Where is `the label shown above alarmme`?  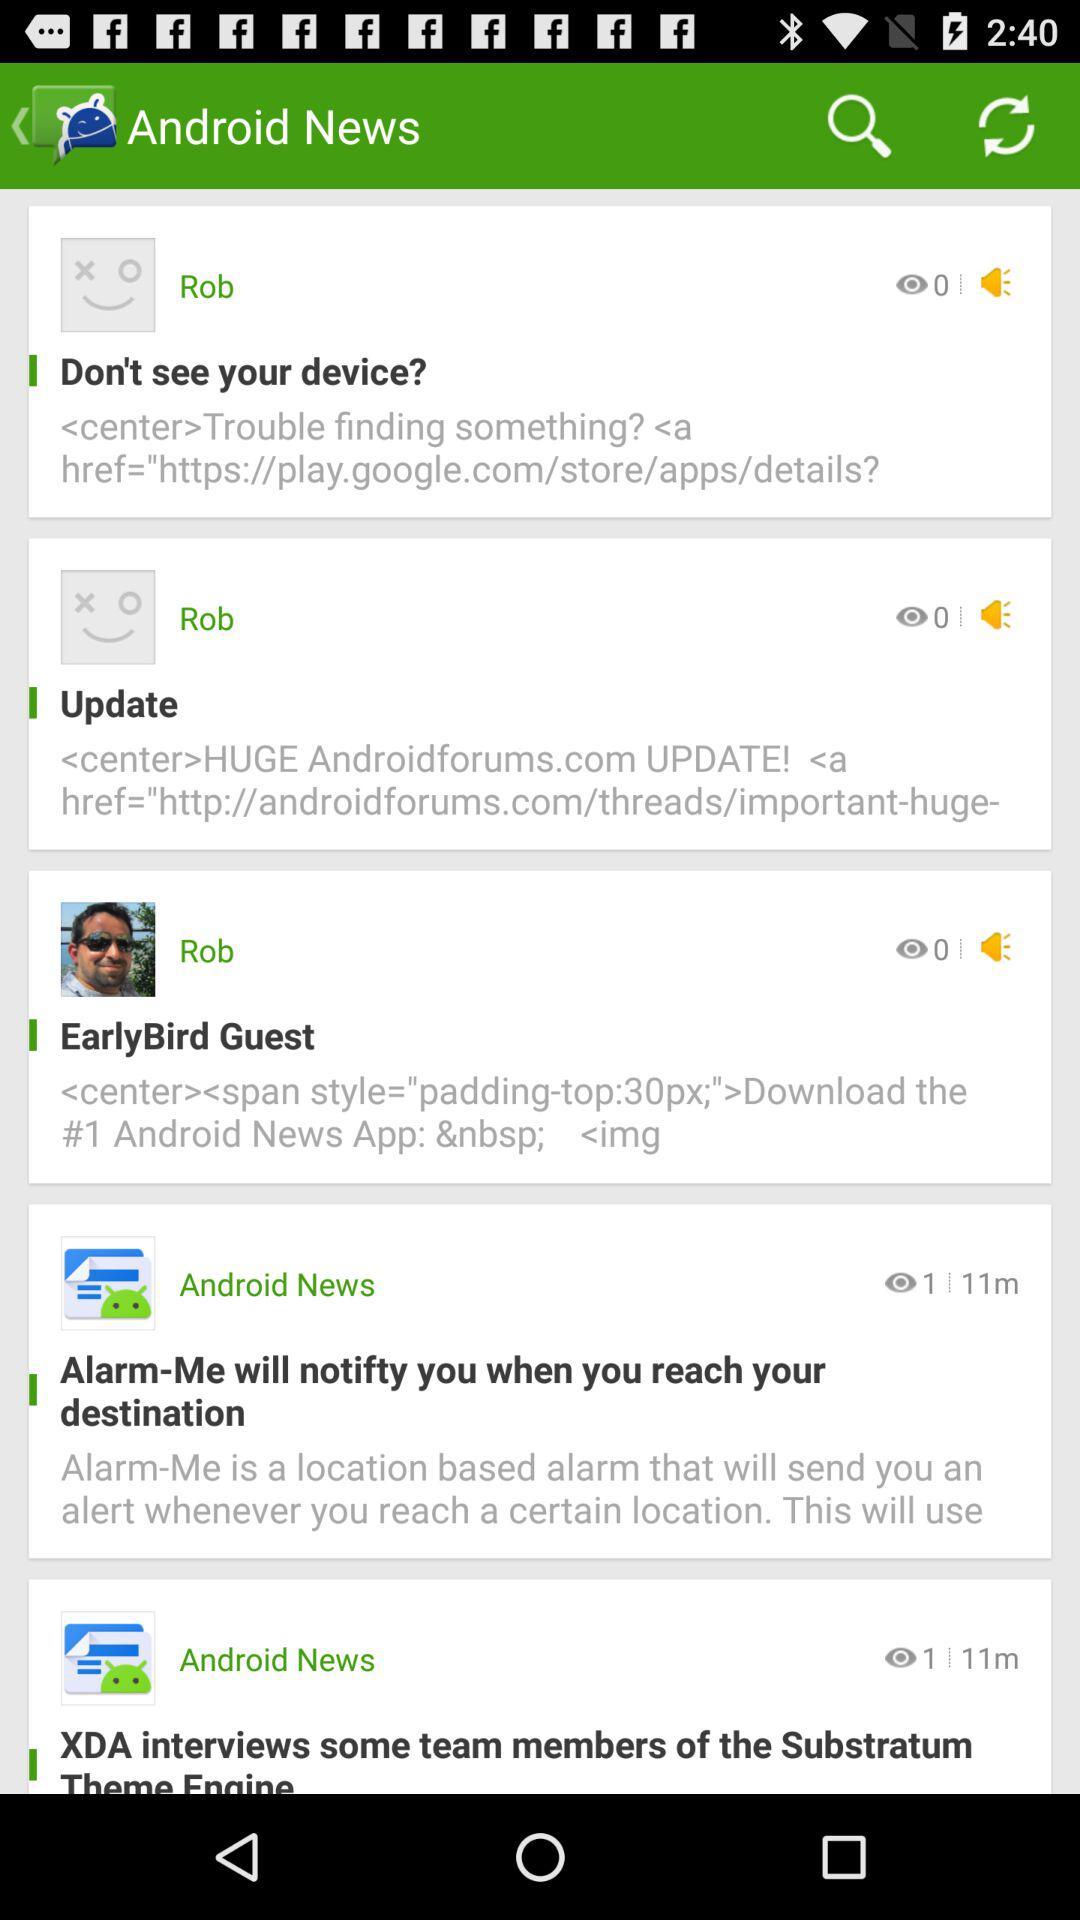
the label shown above alarmme is located at coordinates (108, 1283).